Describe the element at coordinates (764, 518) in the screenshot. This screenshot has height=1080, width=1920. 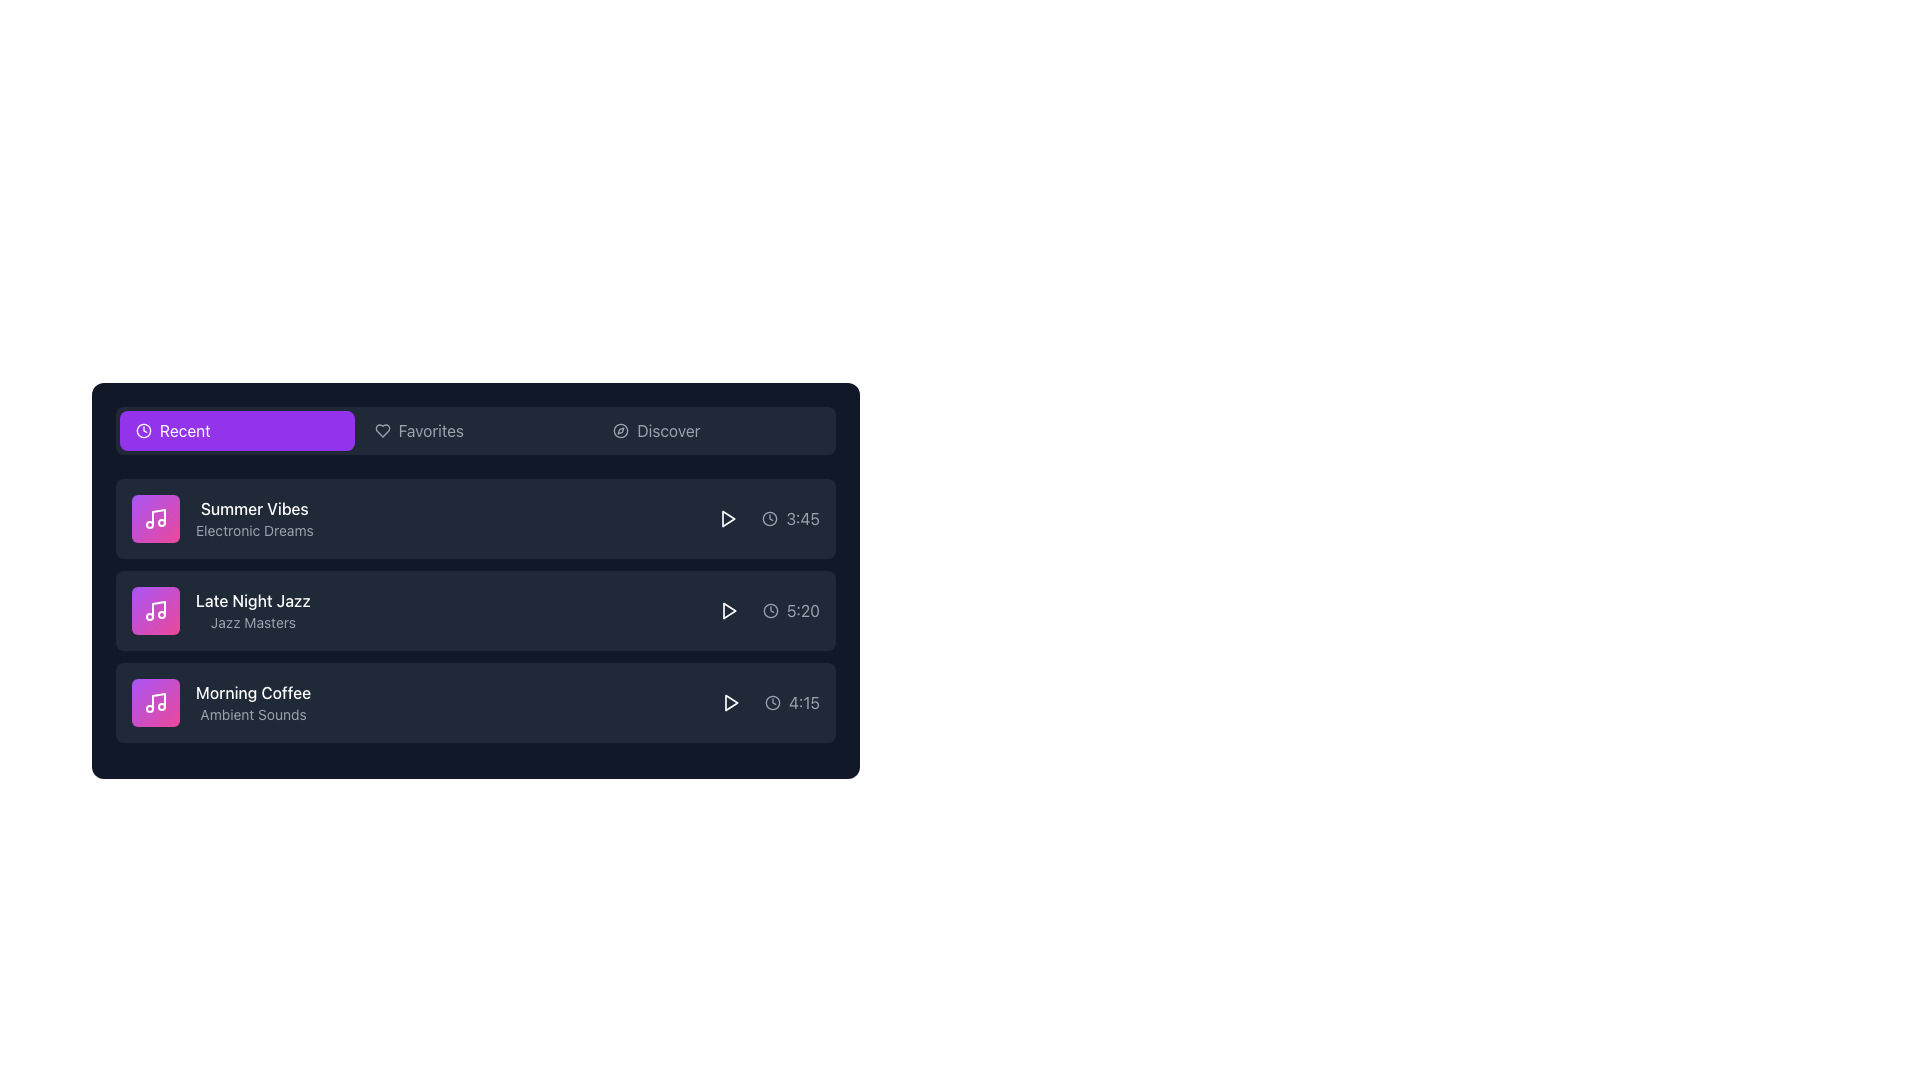
I see `the label that displays the duration of the music track 'Summer Vibes', which is located on the rightmost side of the first item in the list of music tracks and next to the play button` at that location.